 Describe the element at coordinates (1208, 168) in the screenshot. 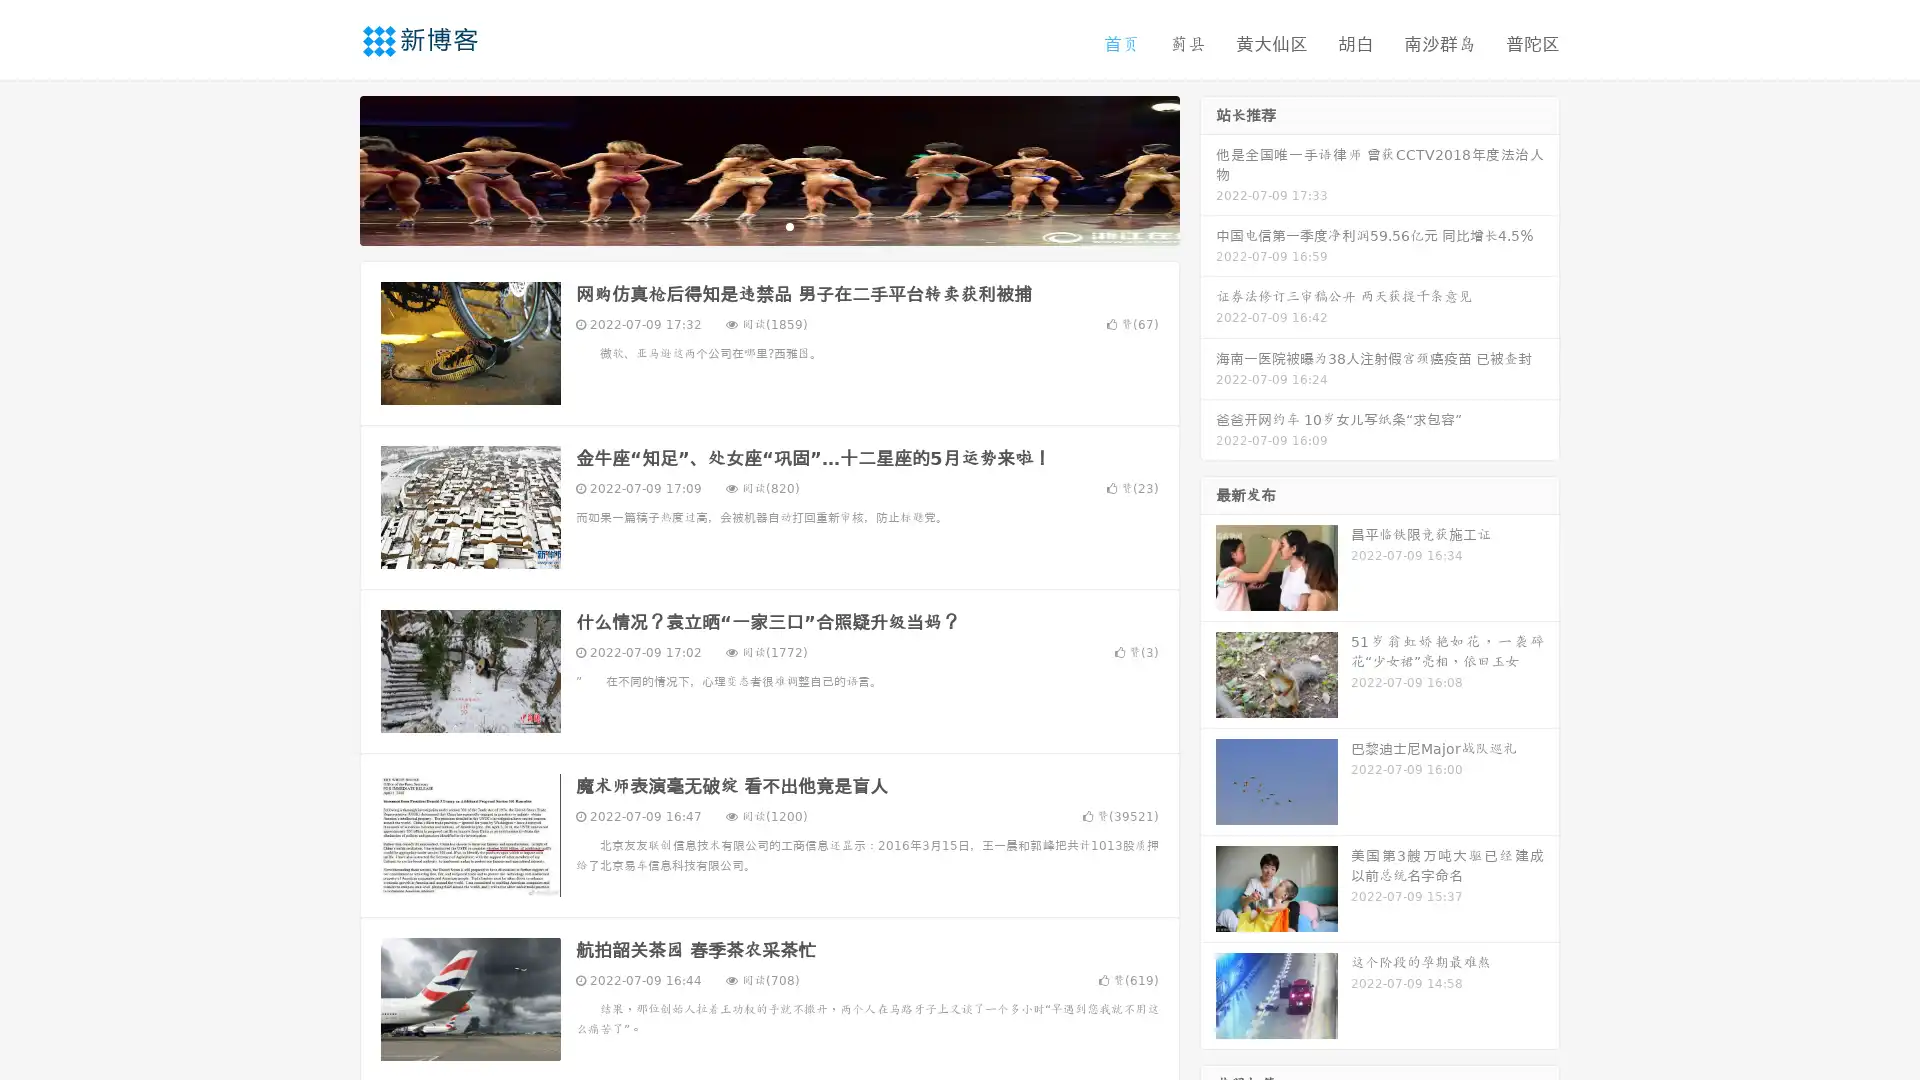

I see `Next slide` at that location.